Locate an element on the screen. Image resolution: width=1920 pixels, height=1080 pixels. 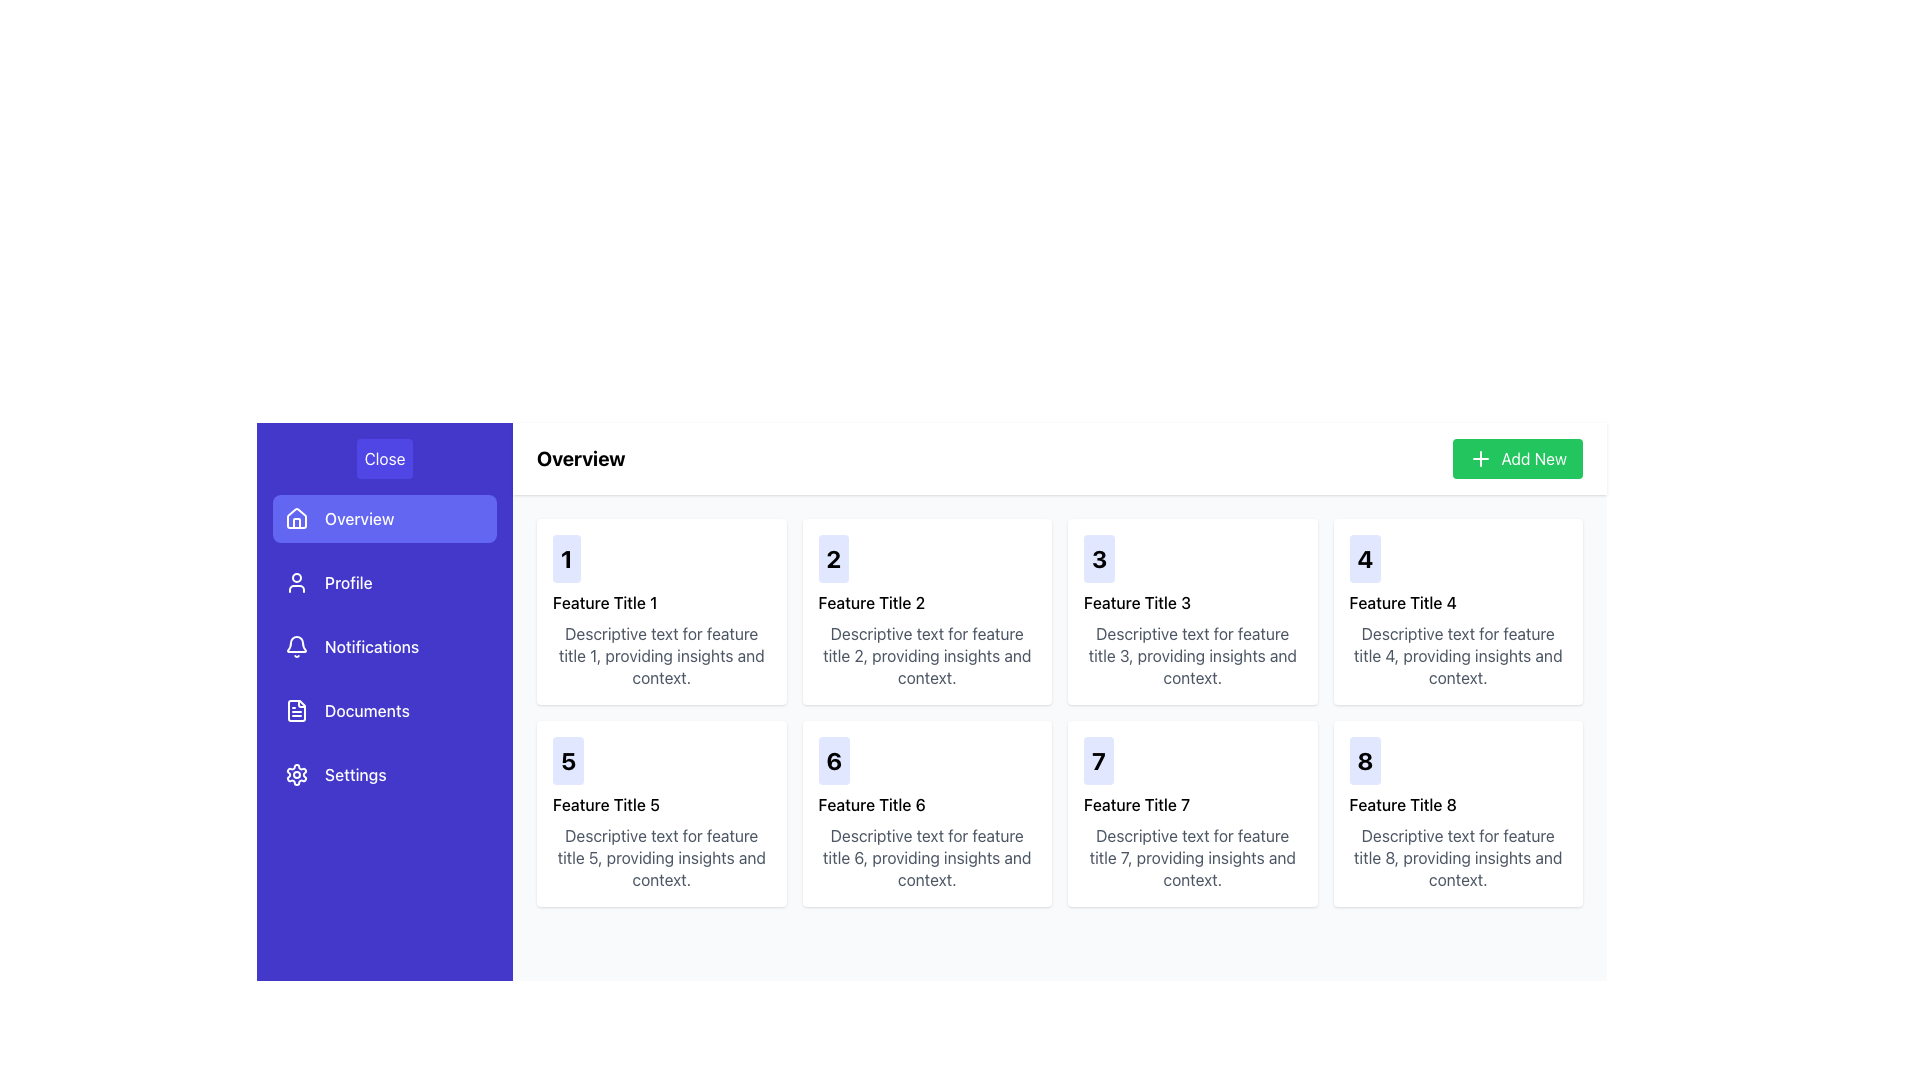
the icon within the green 'Add New' button located at the top-right corner of the feature card section is located at coordinates (1481, 459).